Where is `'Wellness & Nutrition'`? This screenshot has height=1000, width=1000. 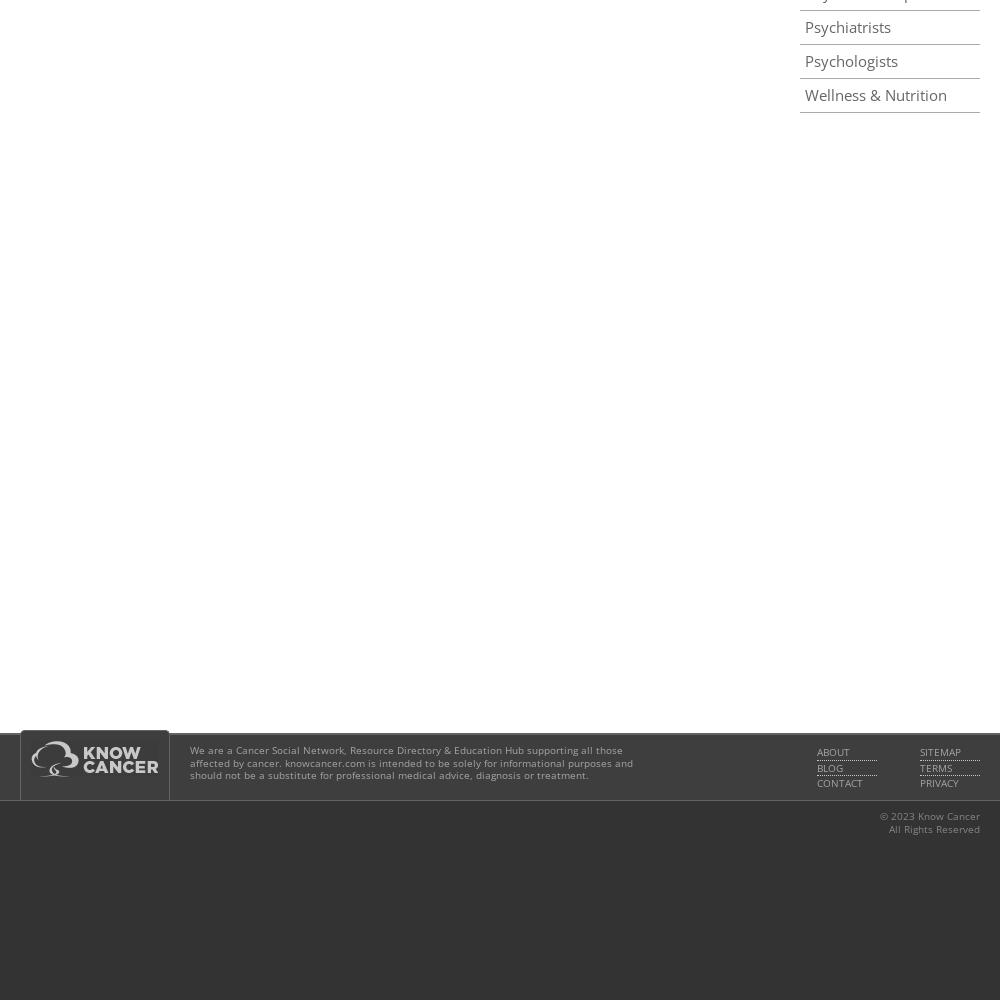 'Wellness & Nutrition' is located at coordinates (876, 94).